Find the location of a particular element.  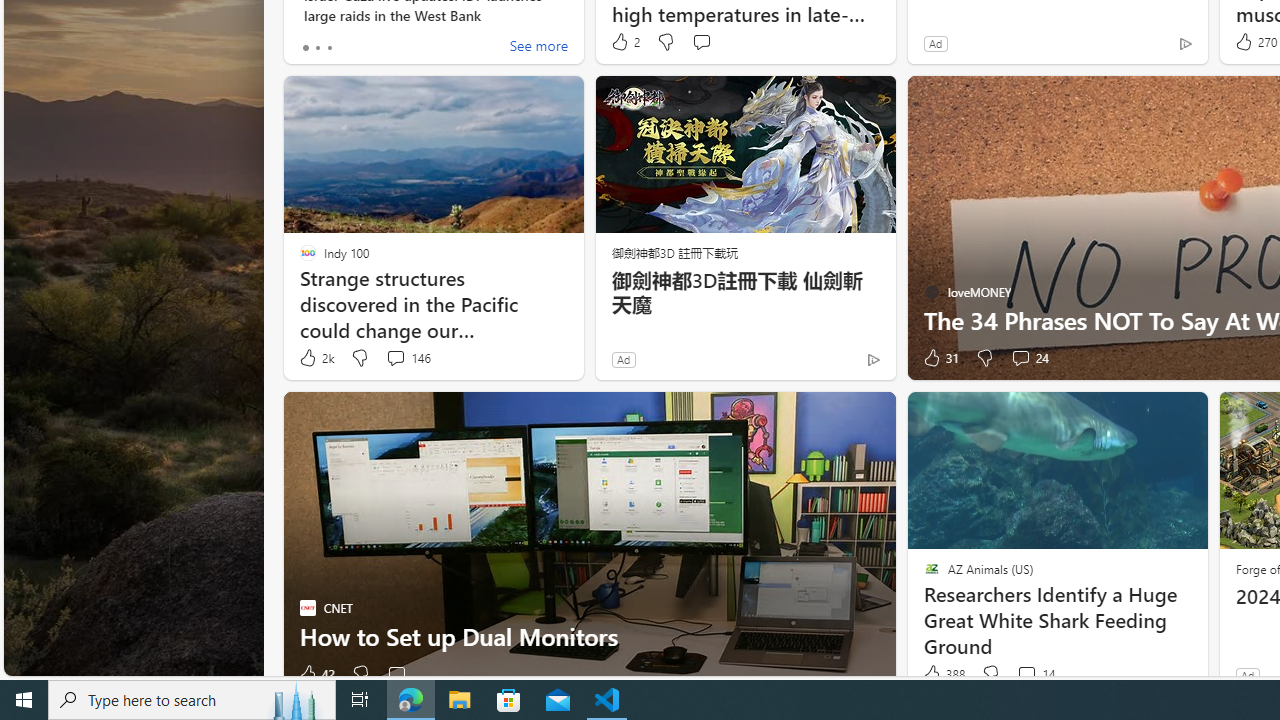

'tab-2' is located at coordinates (328, 46).